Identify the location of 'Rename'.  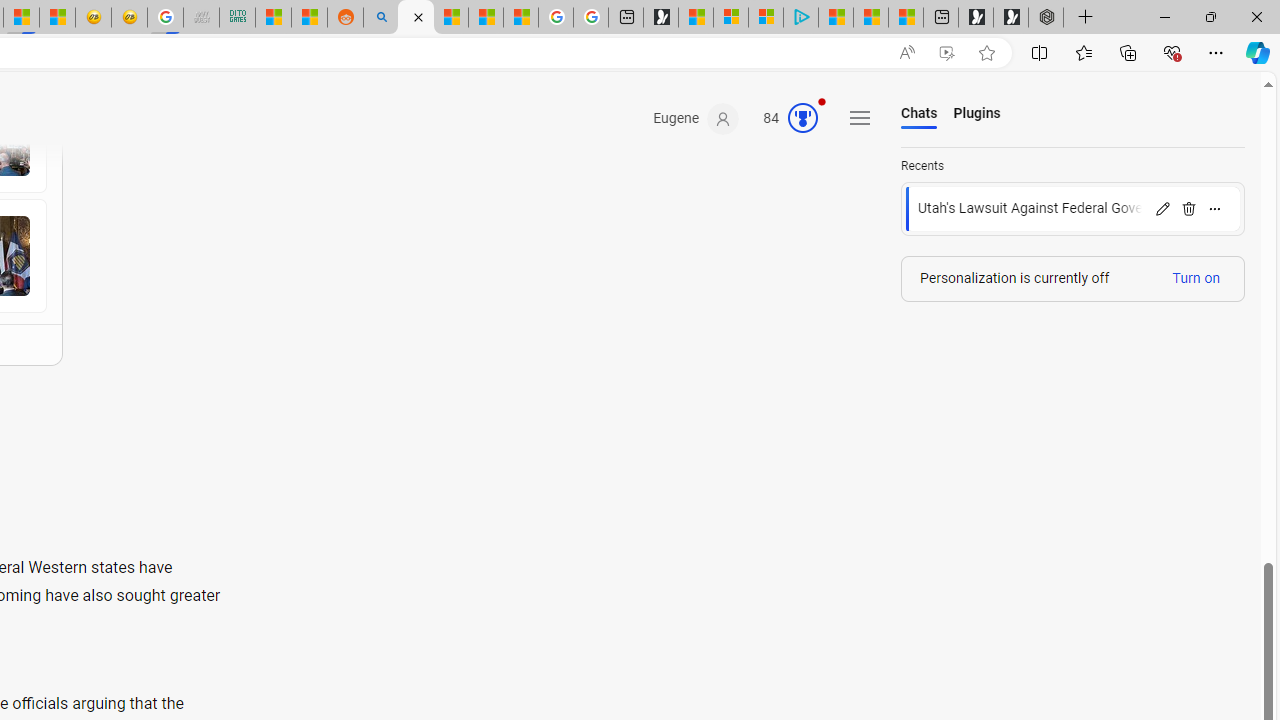
(1162, 208).